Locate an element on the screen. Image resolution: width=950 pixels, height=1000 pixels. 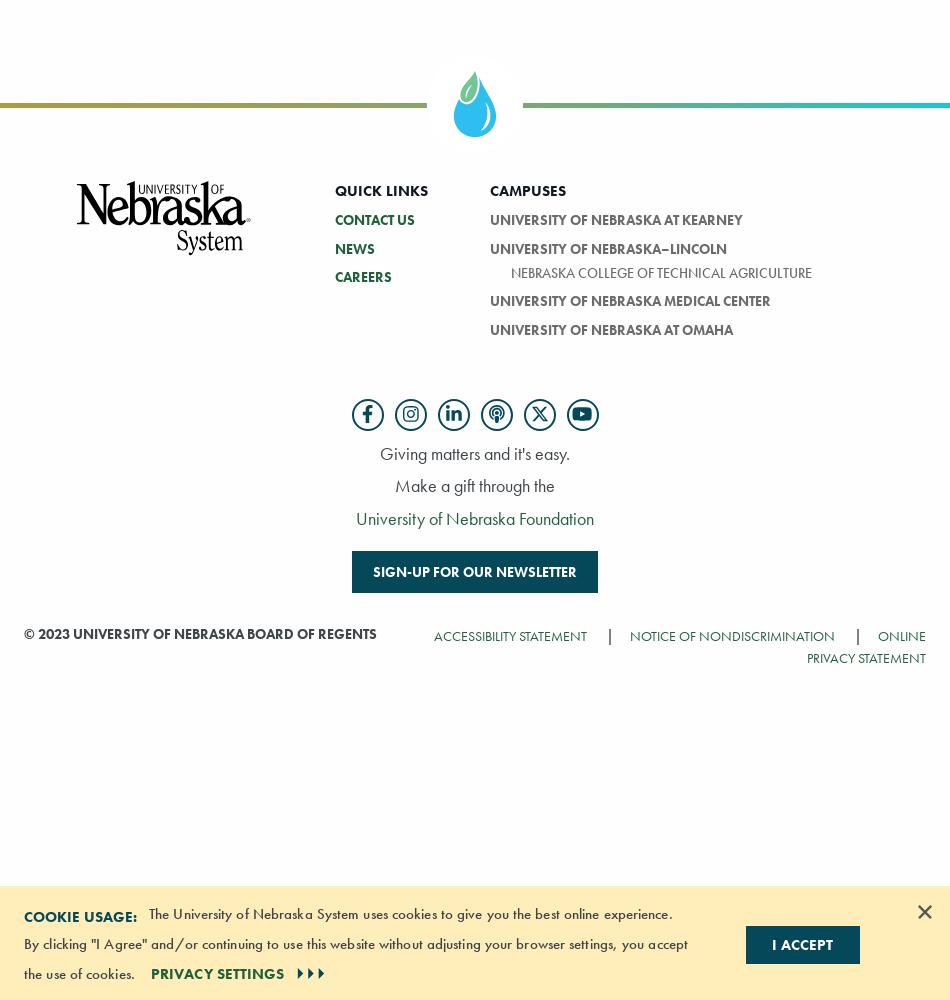
'Nebraska College of Technical Agriculture' is located at coordinates (660, 273).